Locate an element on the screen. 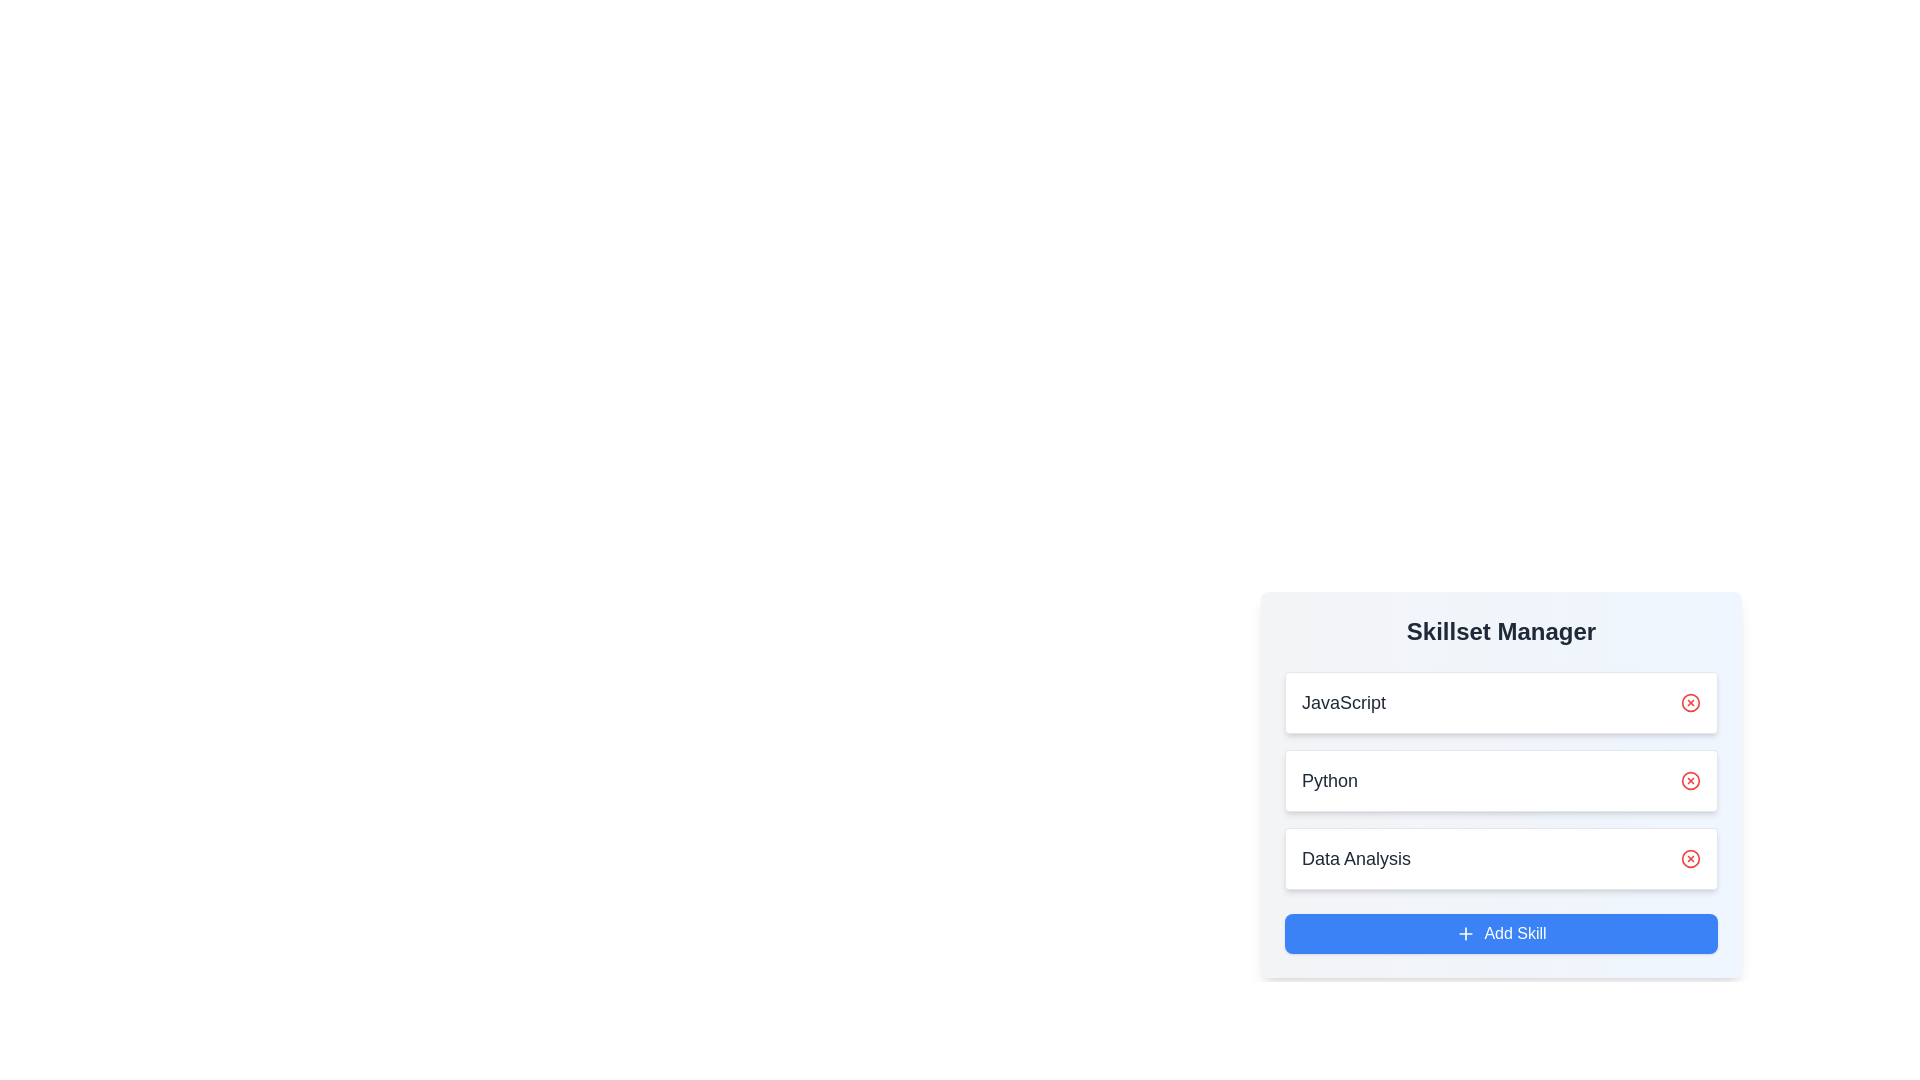 This screenshot has height=1080, width=1920. the 'Add Skill' button to add a new skill is located at coordinates (1501, 933).